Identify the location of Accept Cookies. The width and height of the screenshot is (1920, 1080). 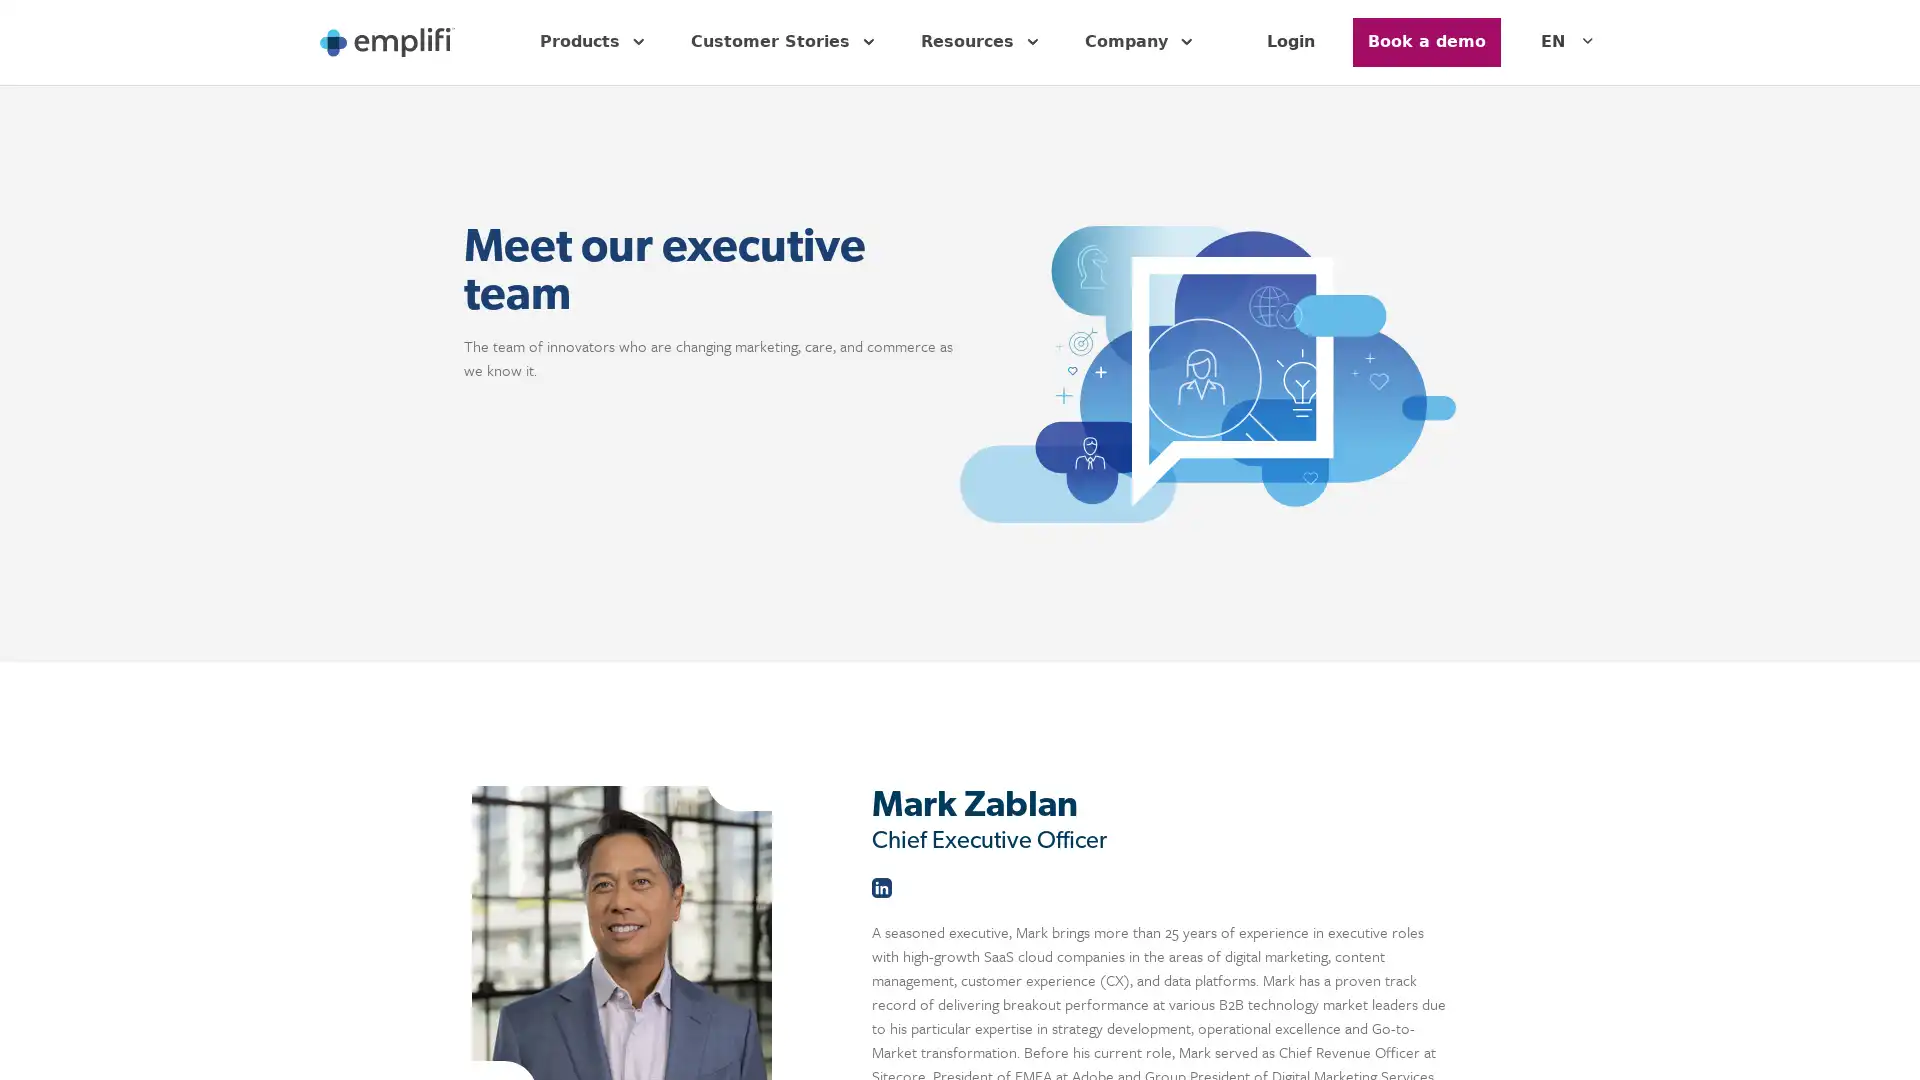
(1590, 1036).